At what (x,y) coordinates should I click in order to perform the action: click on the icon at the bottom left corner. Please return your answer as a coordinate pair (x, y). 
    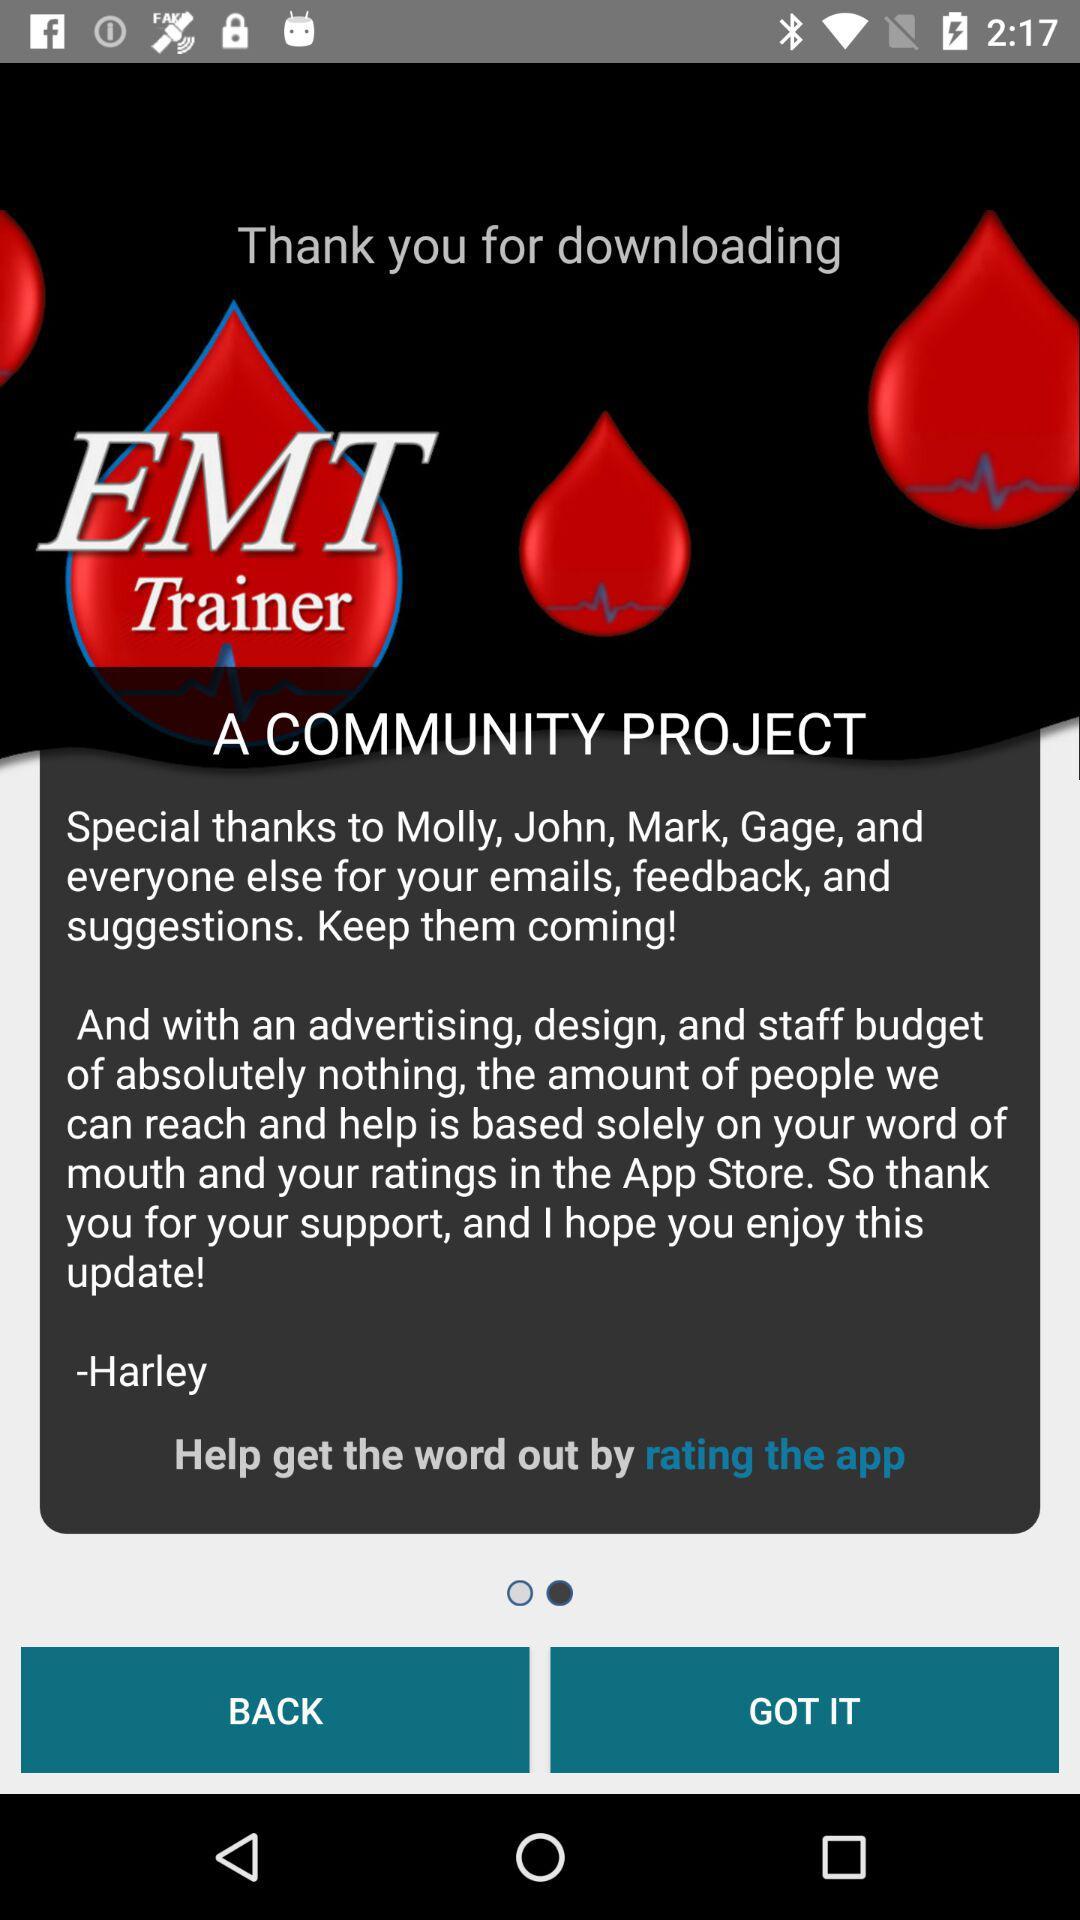
    Looking at the image, I should click on (275, 1708).